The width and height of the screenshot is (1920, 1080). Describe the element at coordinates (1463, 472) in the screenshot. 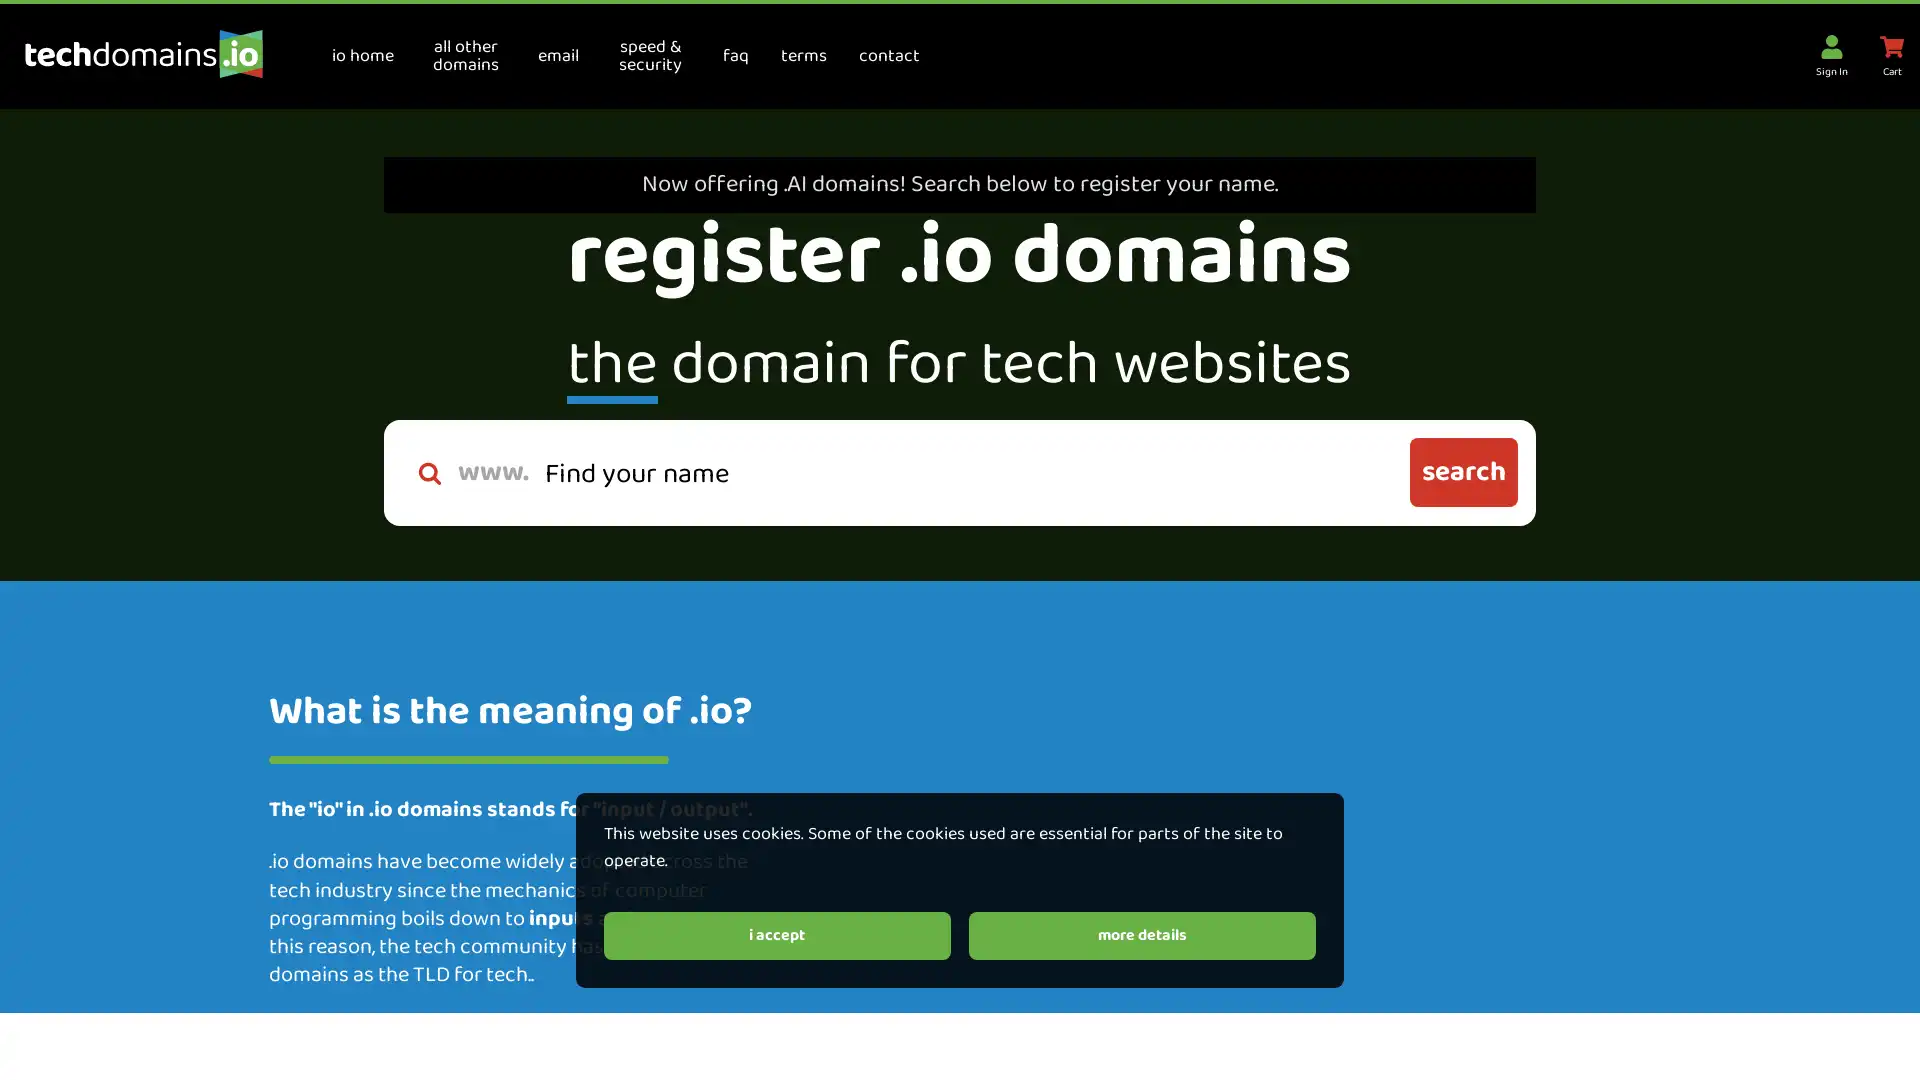

I see `Search button` at that location.